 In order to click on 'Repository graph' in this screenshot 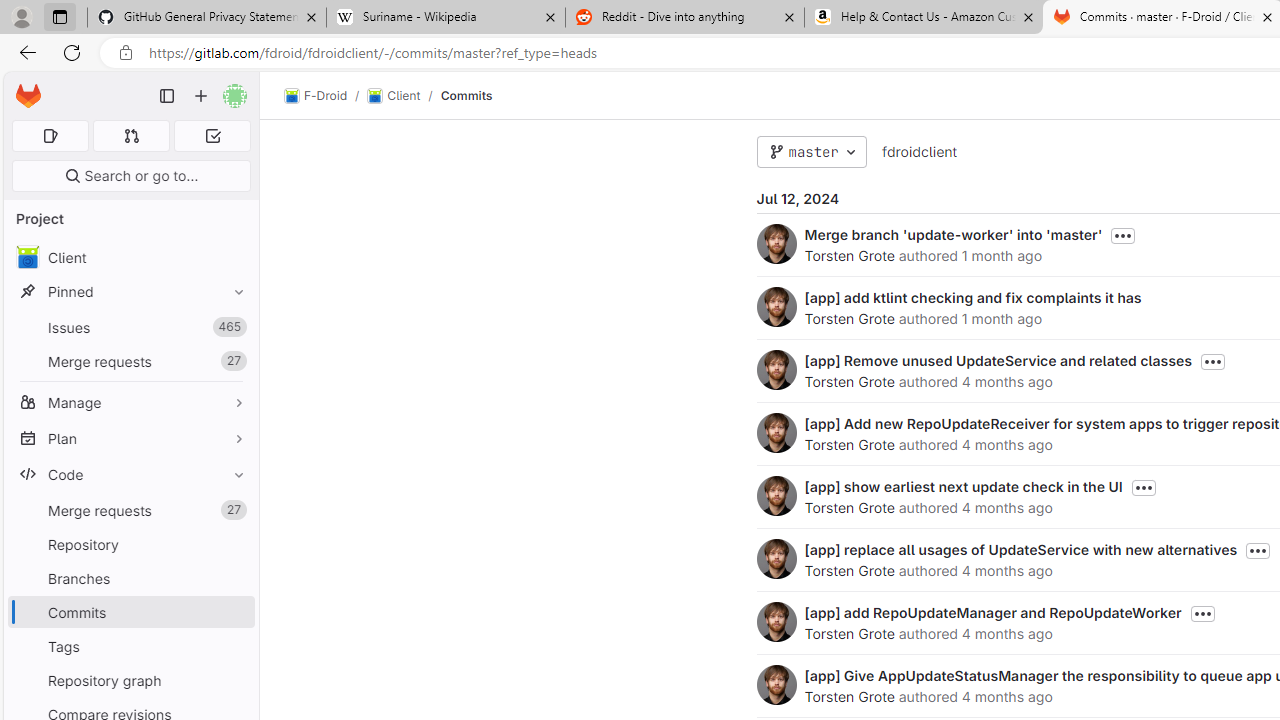, I will do `click(130, 679)`.